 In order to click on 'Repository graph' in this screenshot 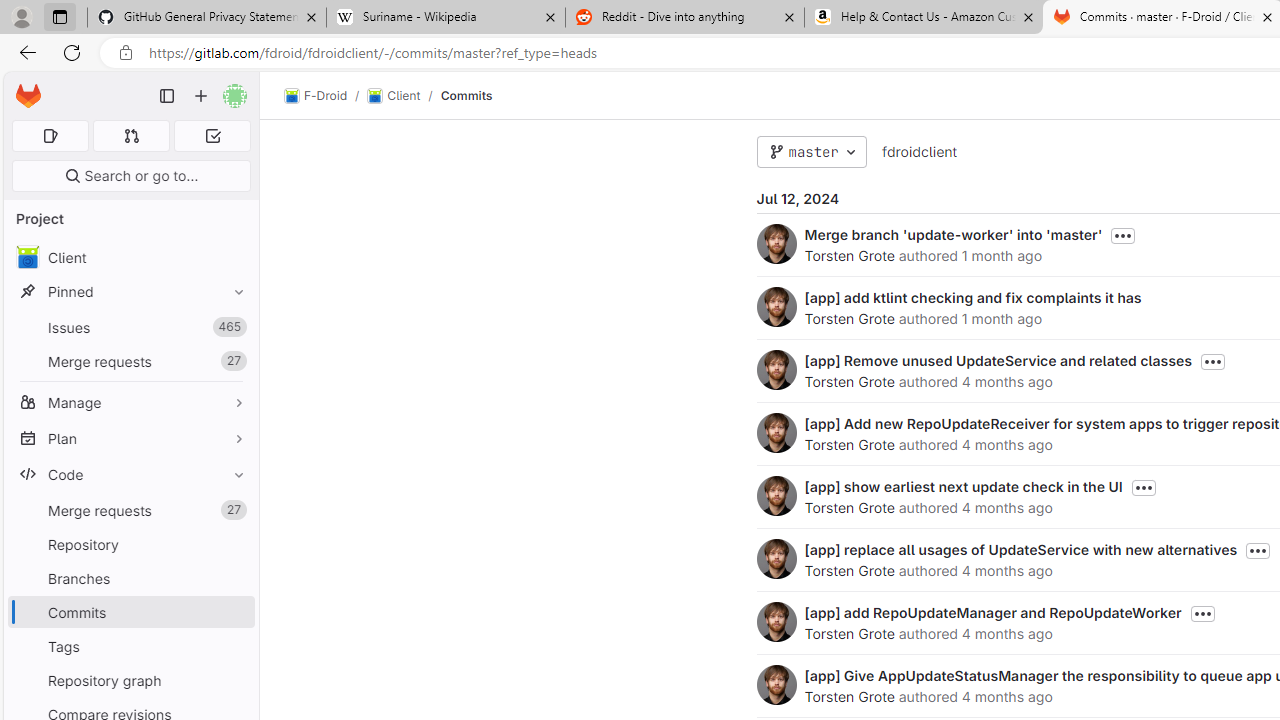, I will do `click(130, 679)`.